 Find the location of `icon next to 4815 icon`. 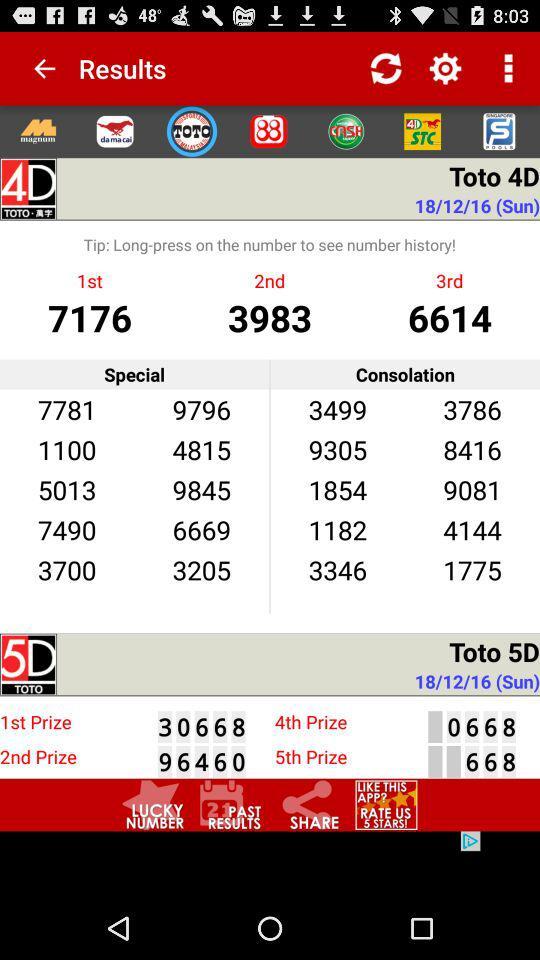

icon next to 4815 icon is located at coordinates (67, 488).